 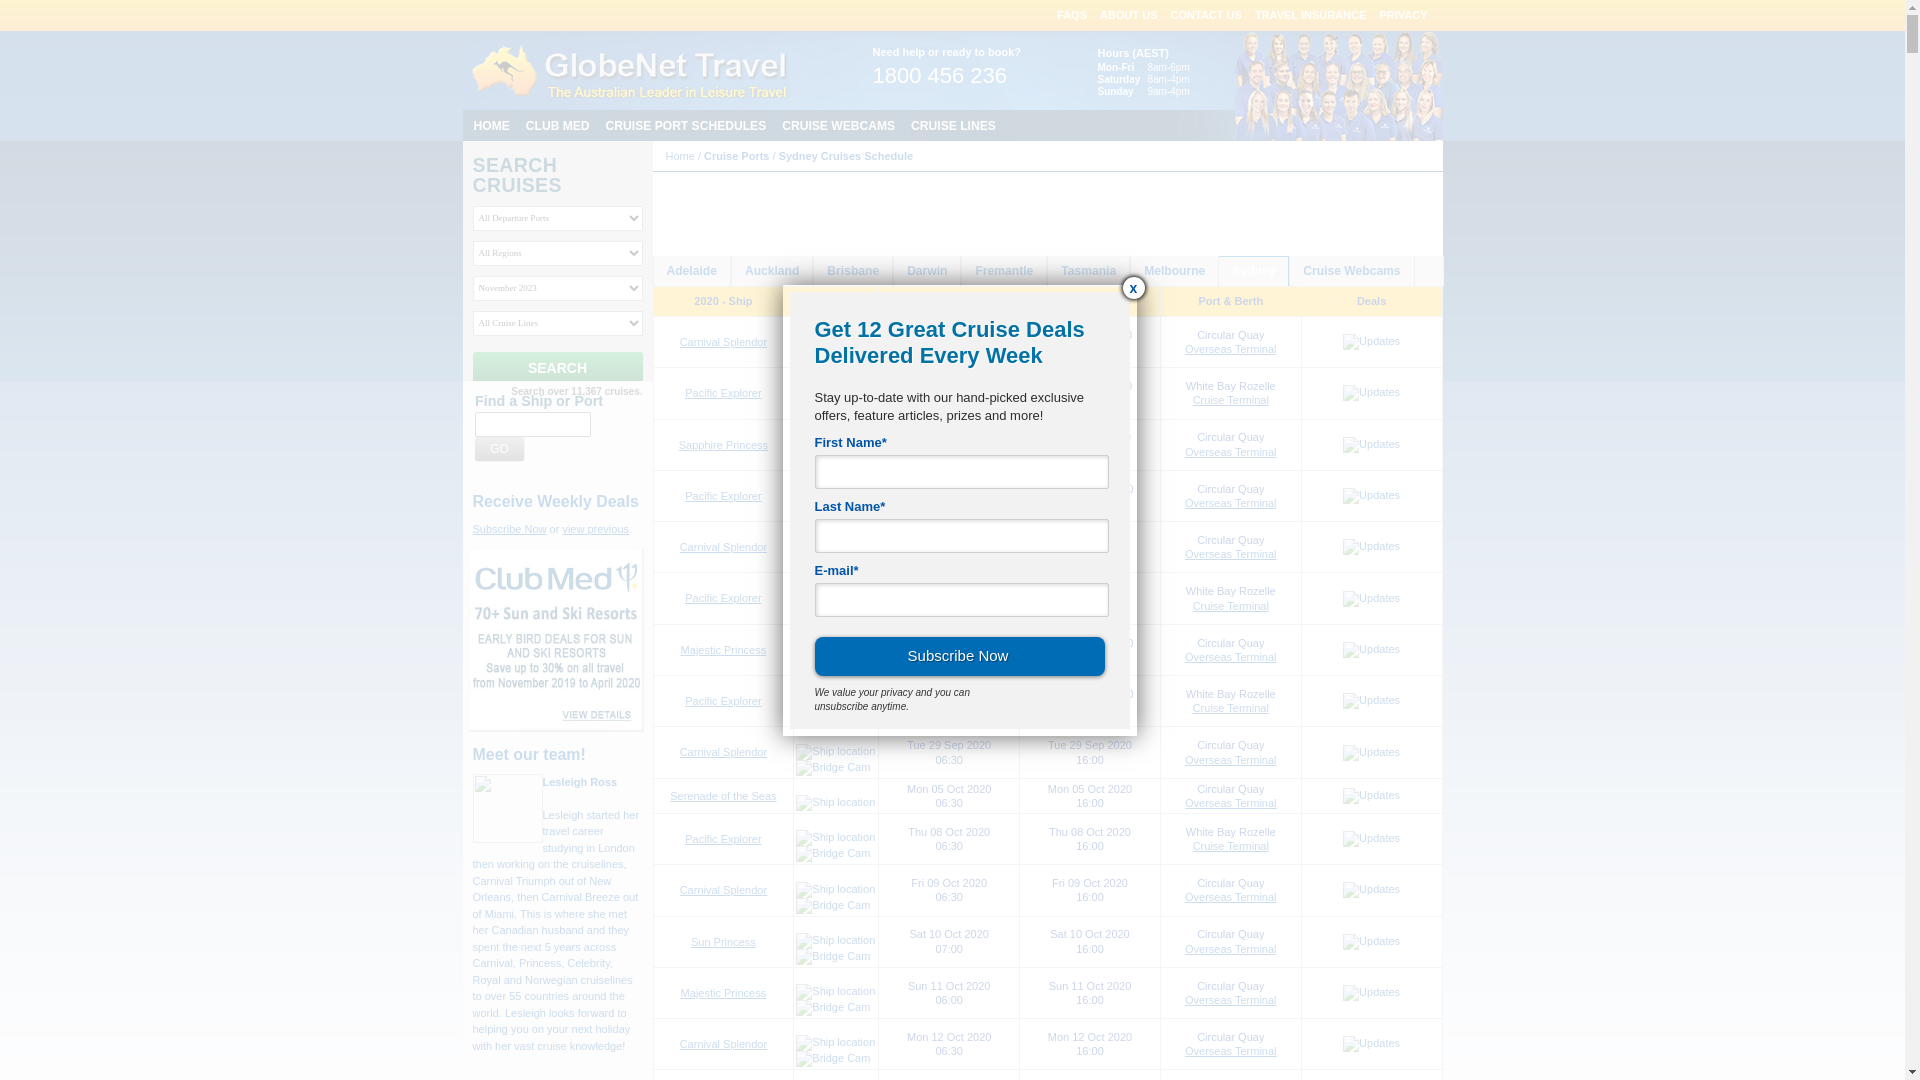 What do you see at coordinates (557, 125) in the screenshot?
I see `'CLUB MED'` at bounding box center [557, 125].